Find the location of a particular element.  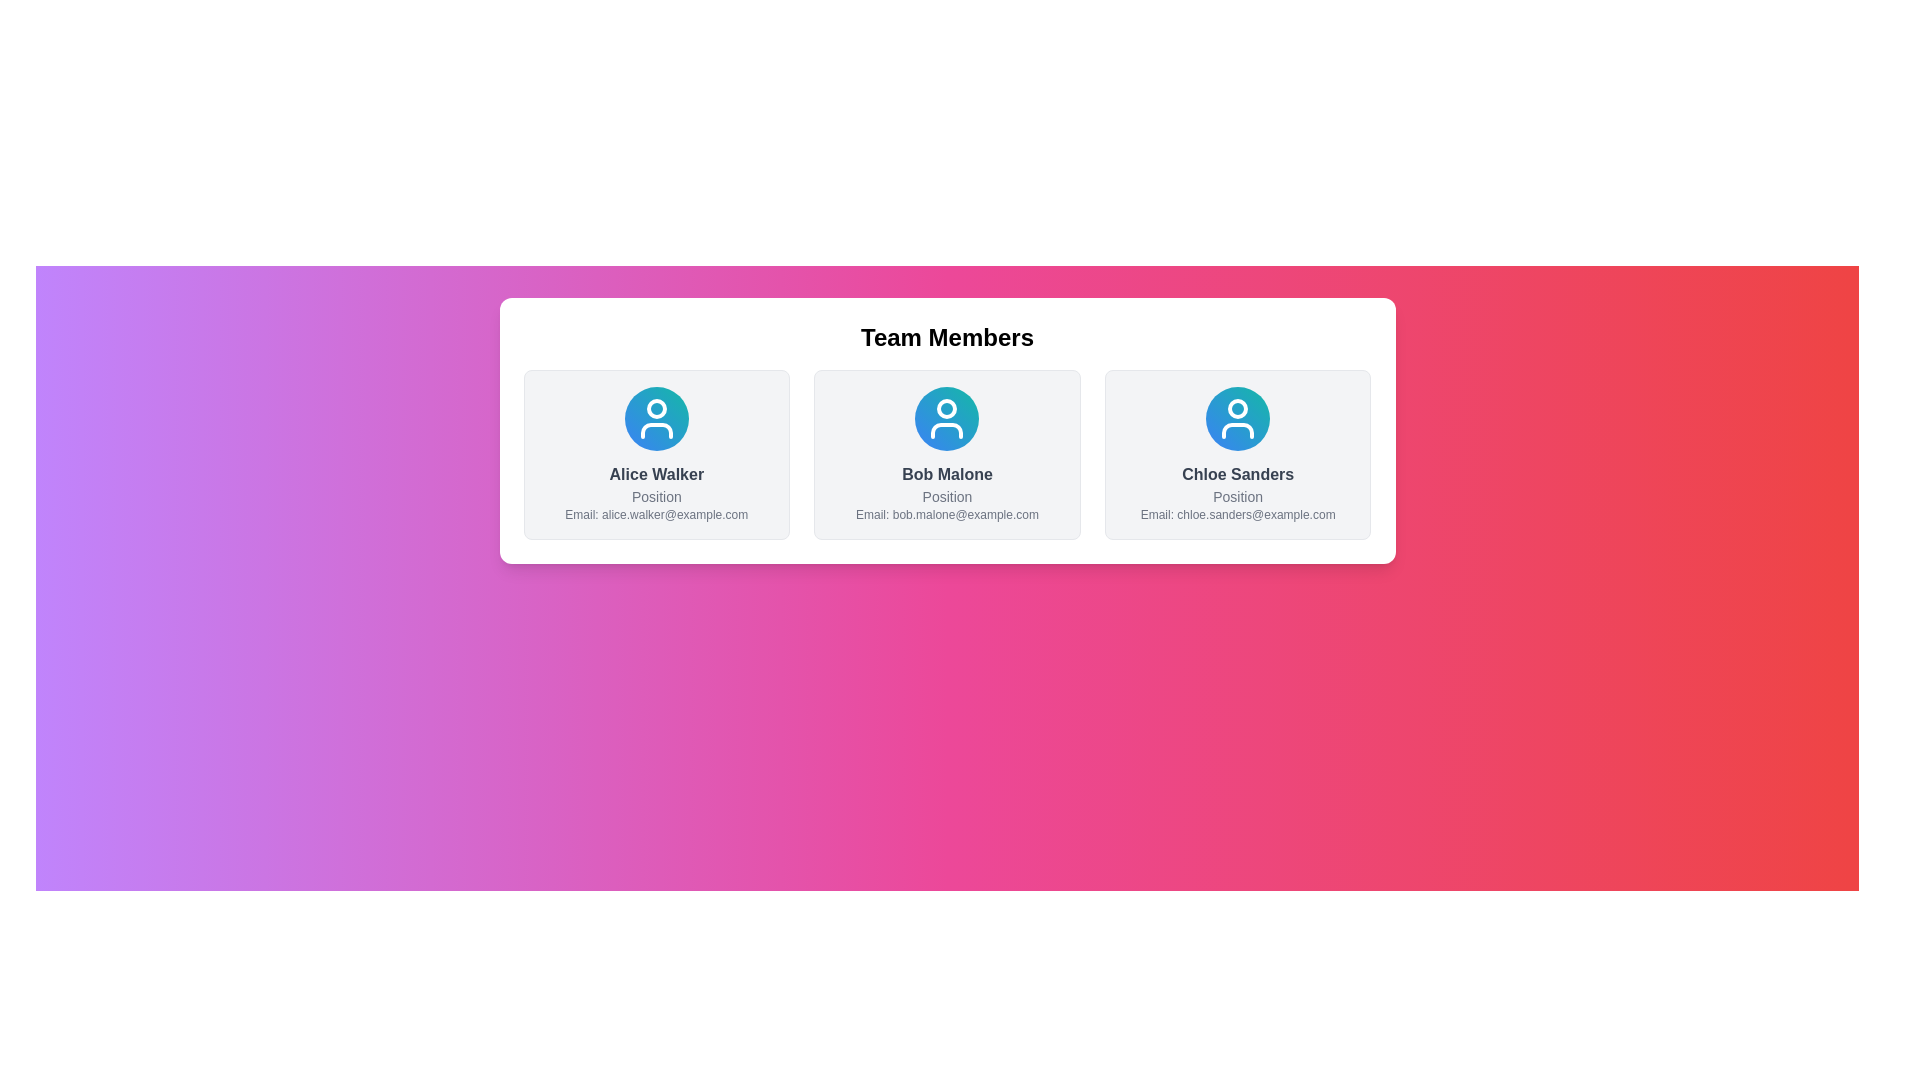

the Avatar or Profile Picture of 'Chloe Sanders', which features a circular gradient background from blue to teal and a white user icon in the center is located at coordinates (1237, 418).